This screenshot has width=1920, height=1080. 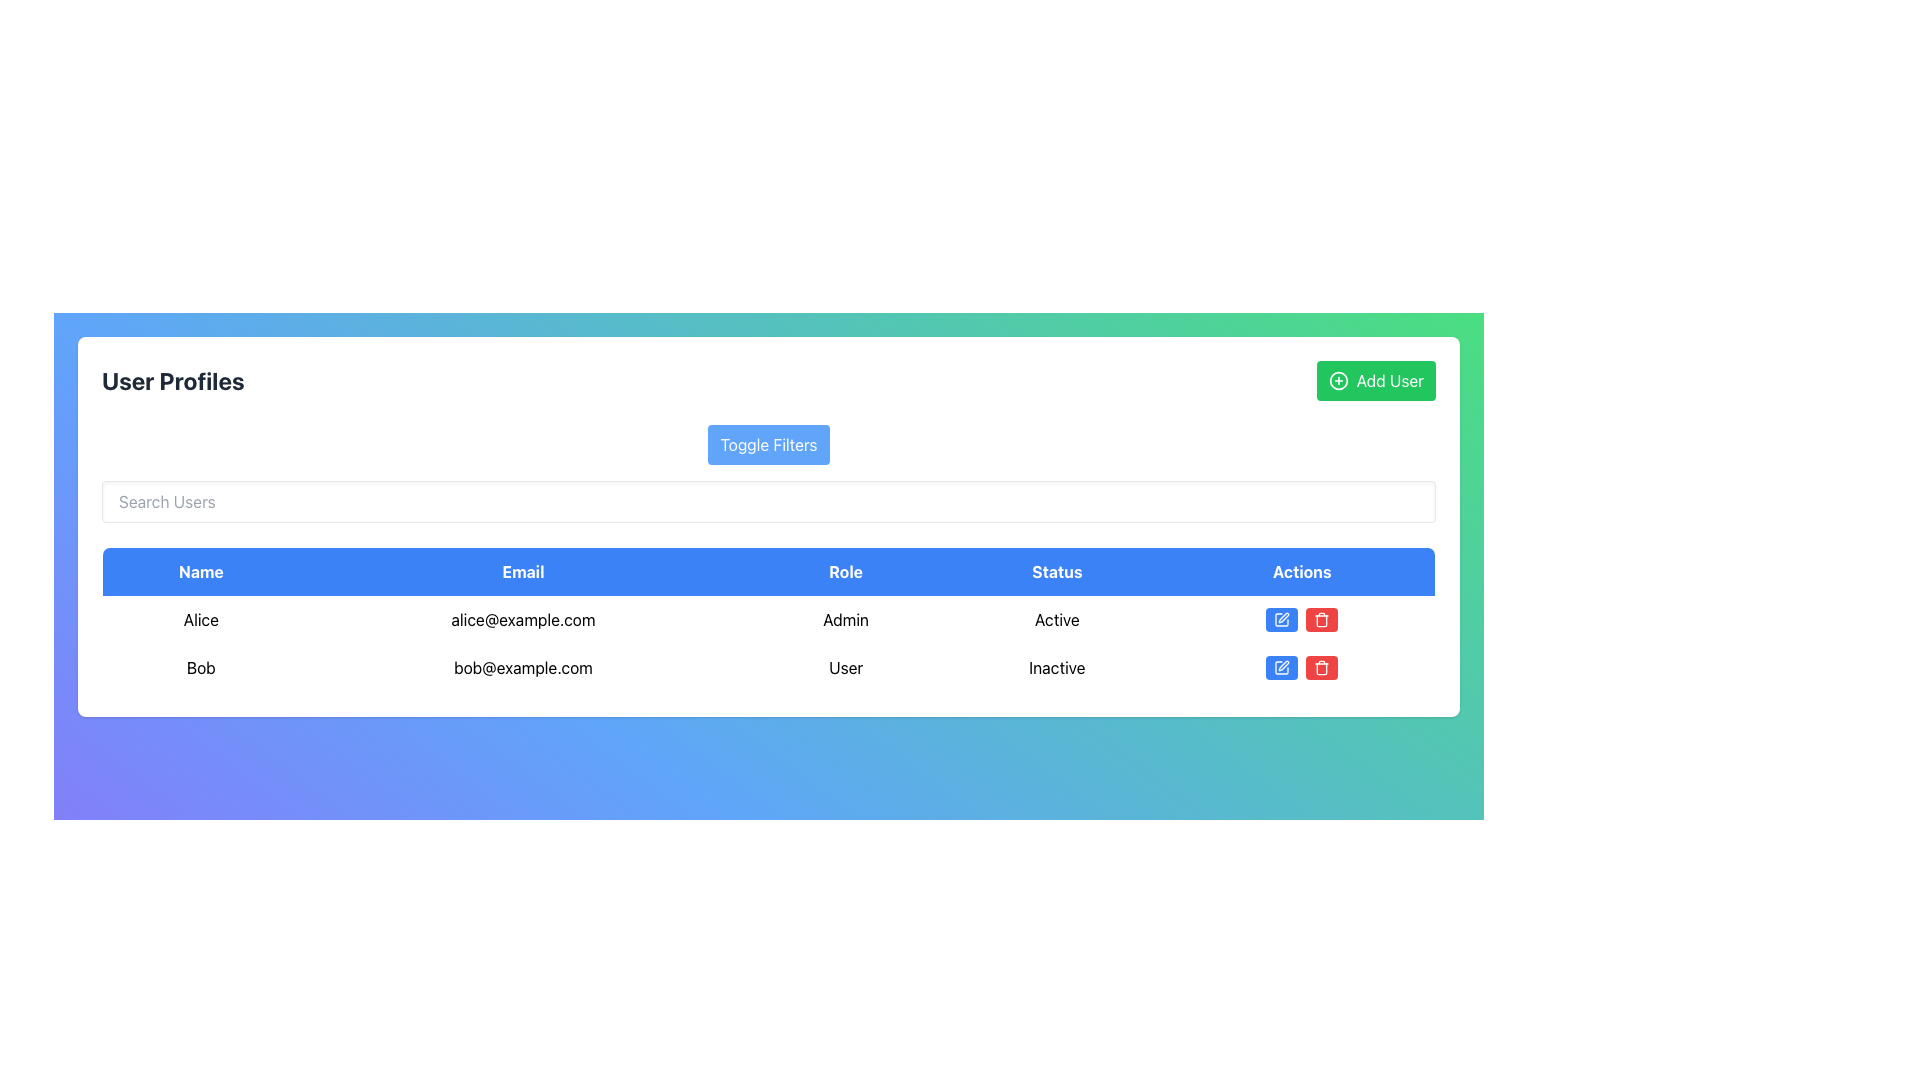 What do you see at coordinates (1302, 667) in the screenshot?
I see `the red button in the 'Actions' column of the row corresponding to user 'Bob'` at bounding box center [1302, 667].